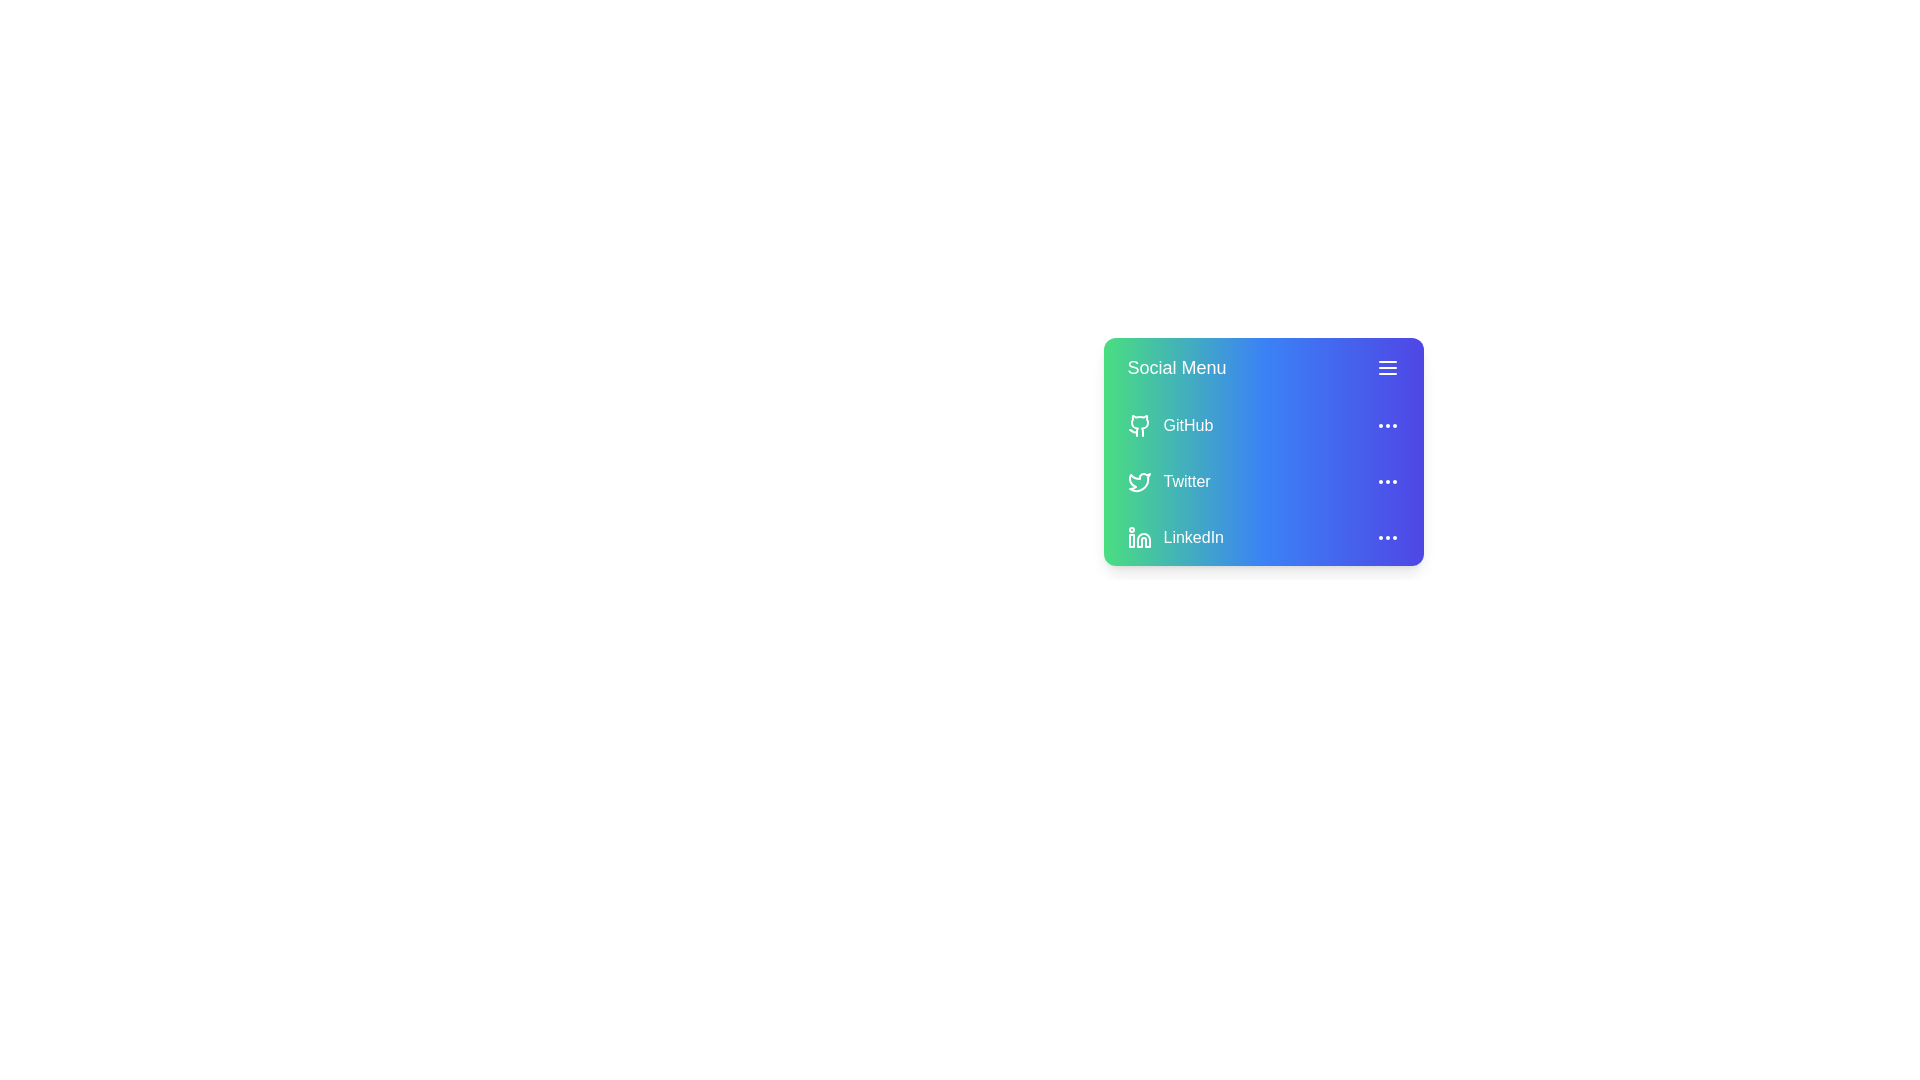 The image size is (1920, 1080). What do you see at coordinates (1386, 424) in the screenshot?
I see `the '...' icon for the GitHub row` at bounding box center [1386, 424].